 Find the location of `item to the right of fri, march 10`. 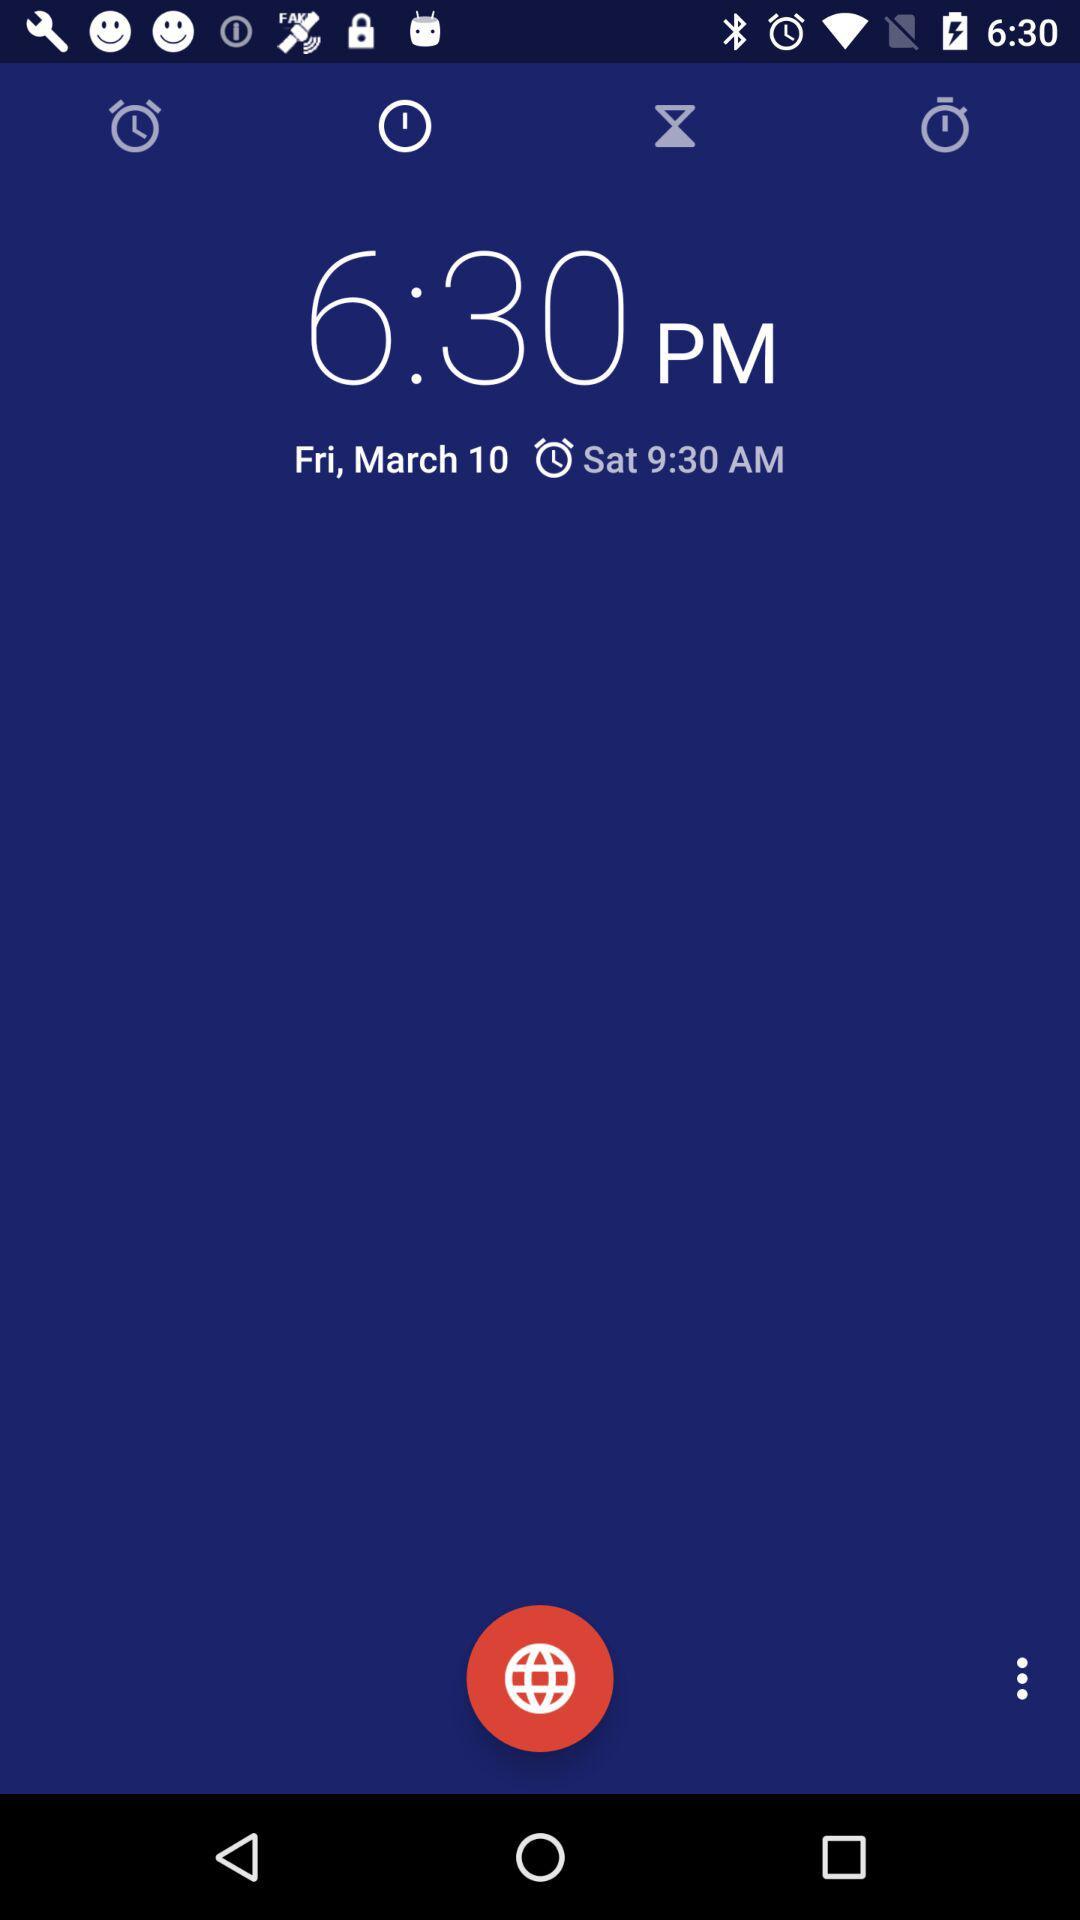

item to the right of fri, march 10 is located at coordinates (657, 457).